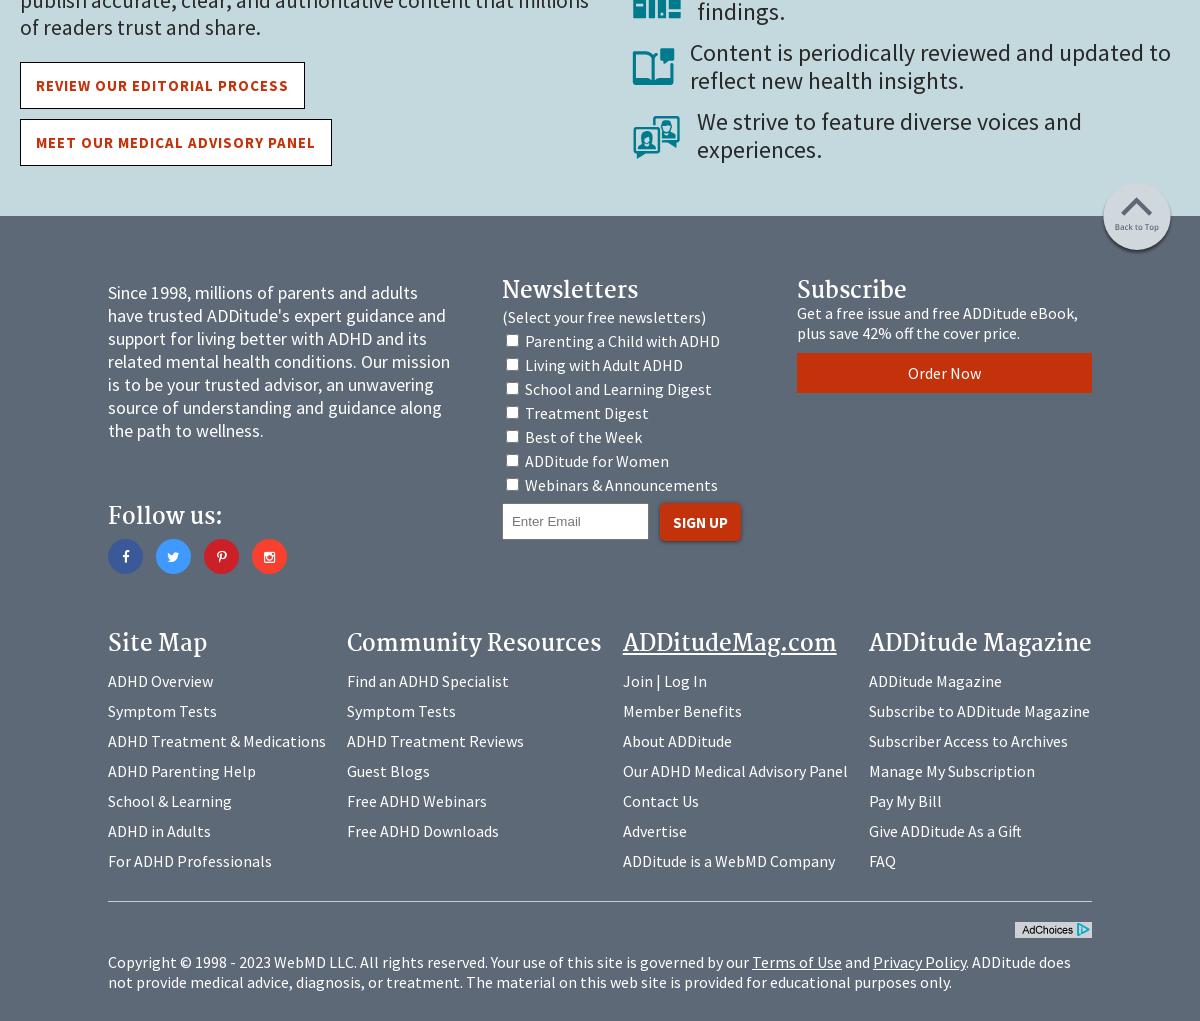 The height and width of the screenshot is (1021, 1200). Describe the element at coordinates (978, 710) in the screenshot. I see `'Subscribe to ADDitude Magazine'` at that location.